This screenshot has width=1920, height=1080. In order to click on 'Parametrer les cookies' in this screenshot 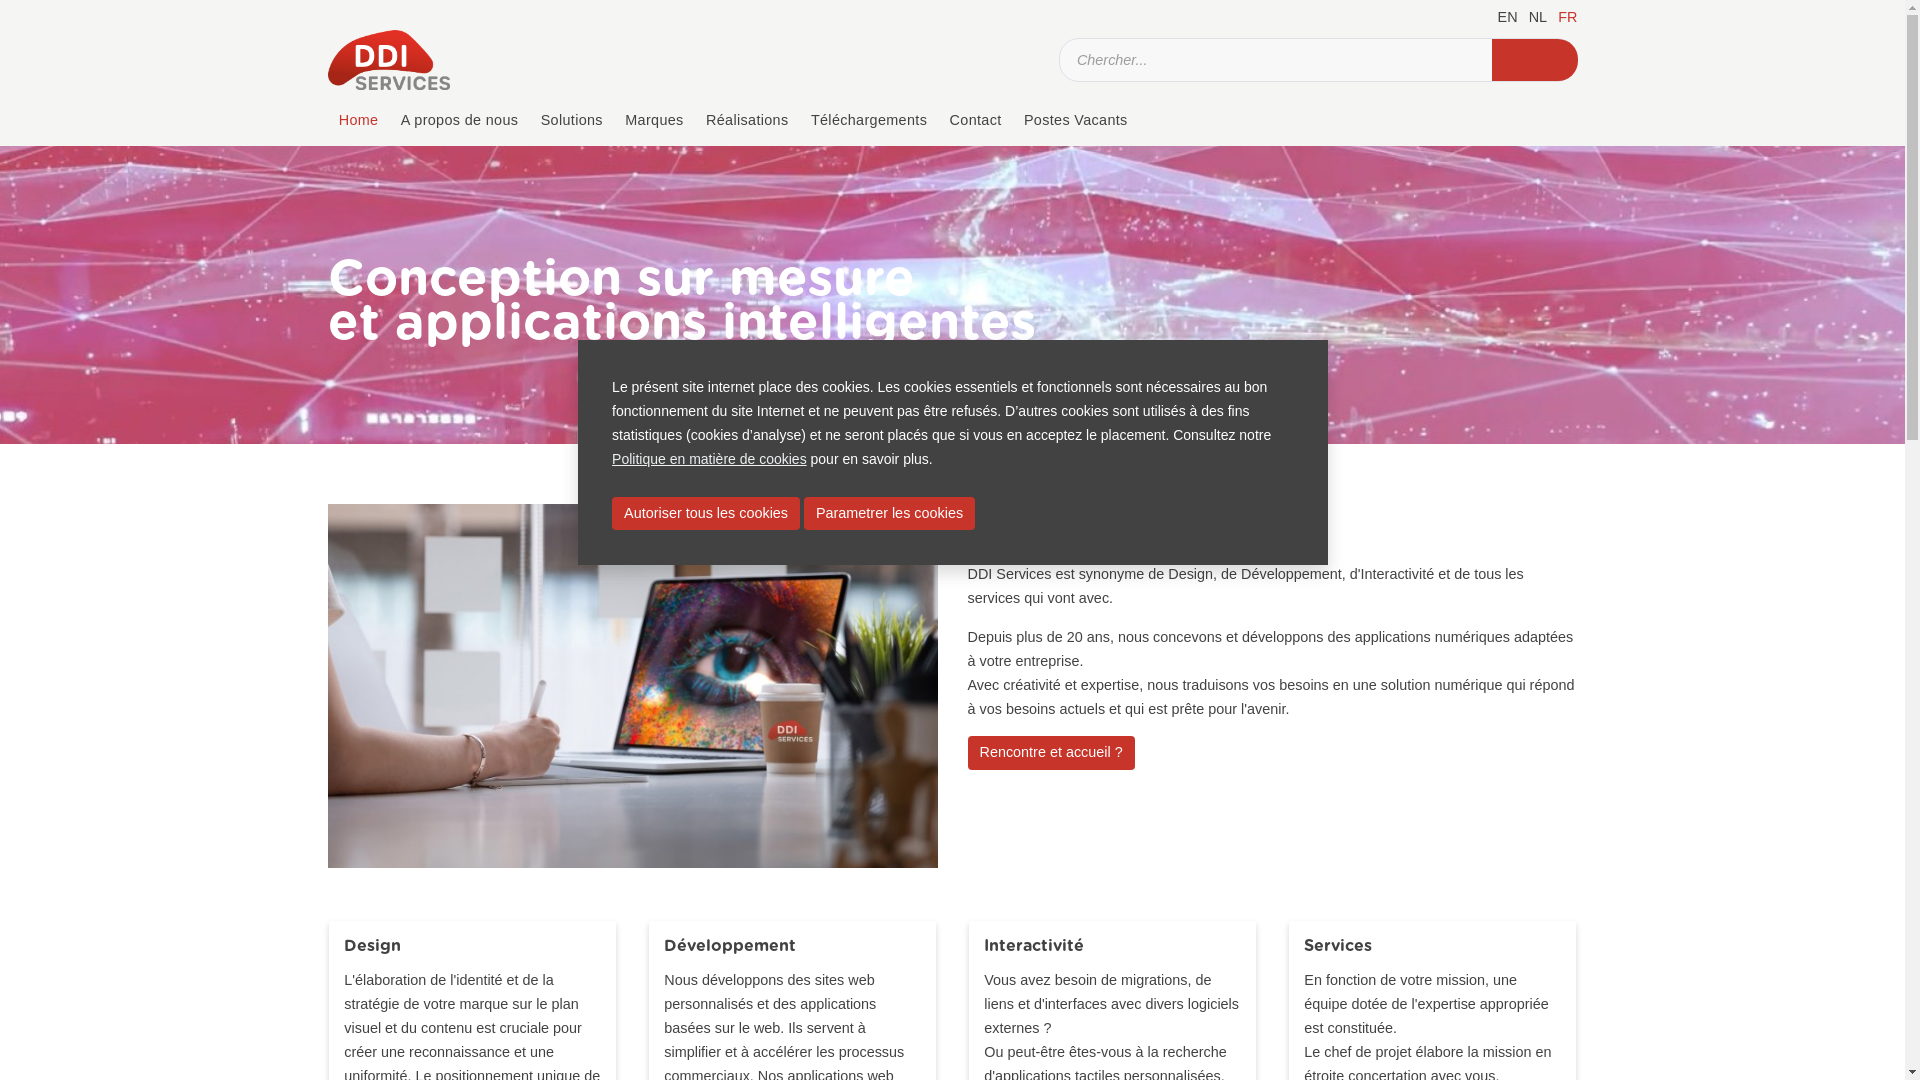, I will do `click(888, 512)`.